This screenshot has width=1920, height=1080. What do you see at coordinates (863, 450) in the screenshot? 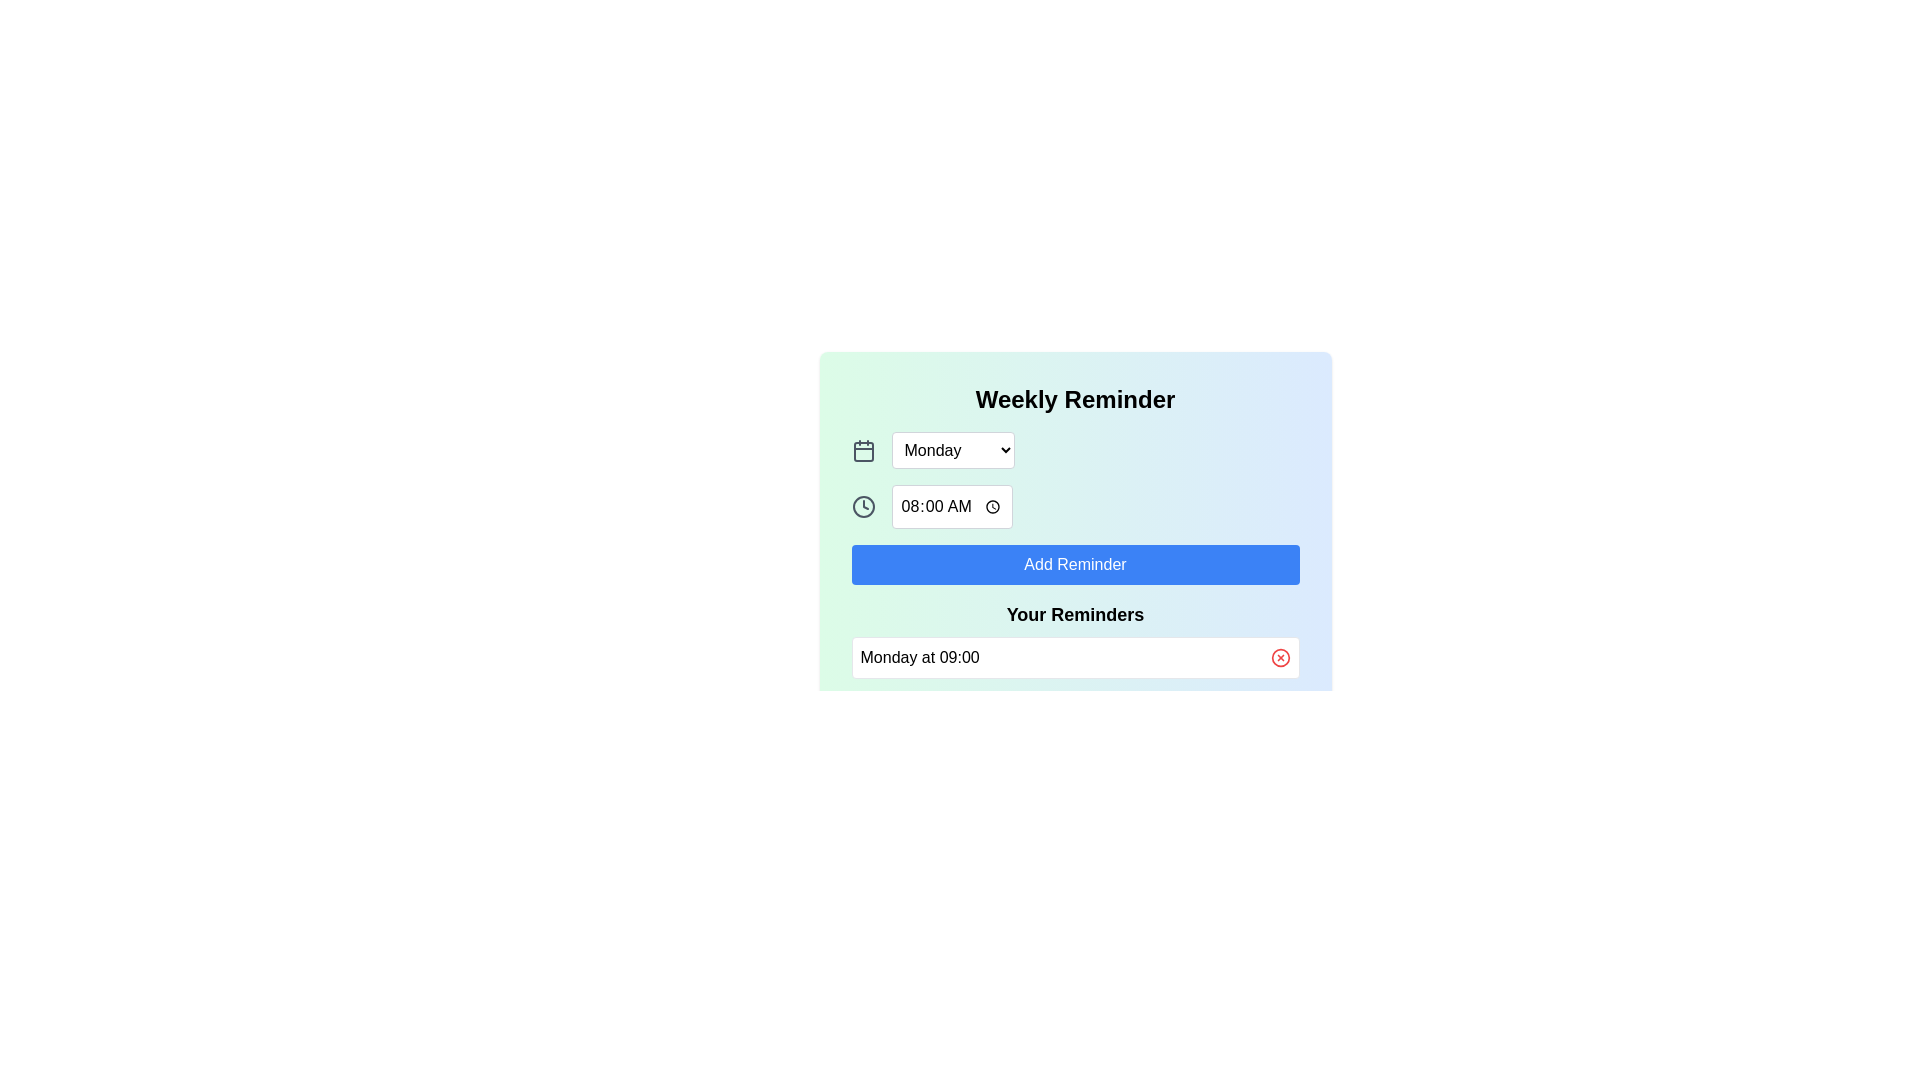
I see `the date-related icon located to the left of the 'Monday' dropdown under the 'Weekly Reminder' heading to invoke a calendar selection menu` at bounding box center [863, 450].